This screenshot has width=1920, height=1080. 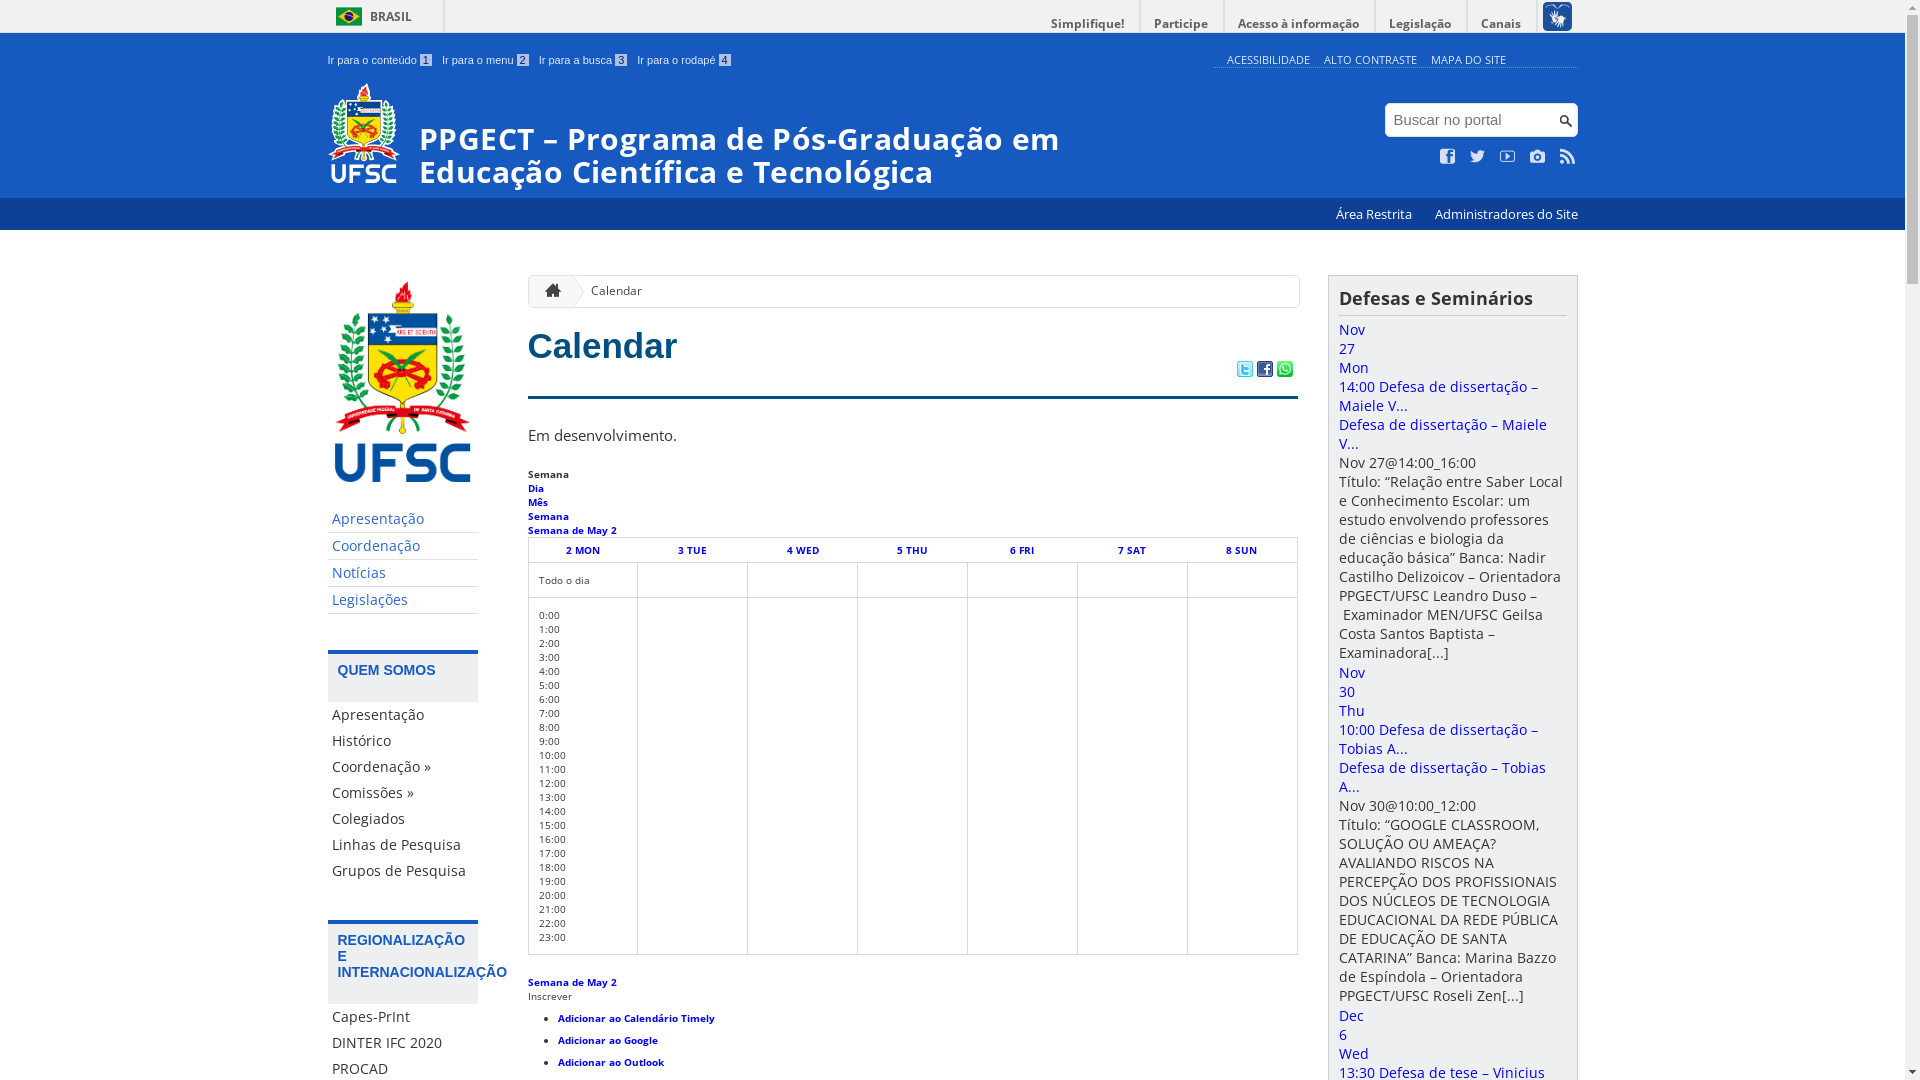 I want to click on '6 FRI', so click(x=1022, y=550).